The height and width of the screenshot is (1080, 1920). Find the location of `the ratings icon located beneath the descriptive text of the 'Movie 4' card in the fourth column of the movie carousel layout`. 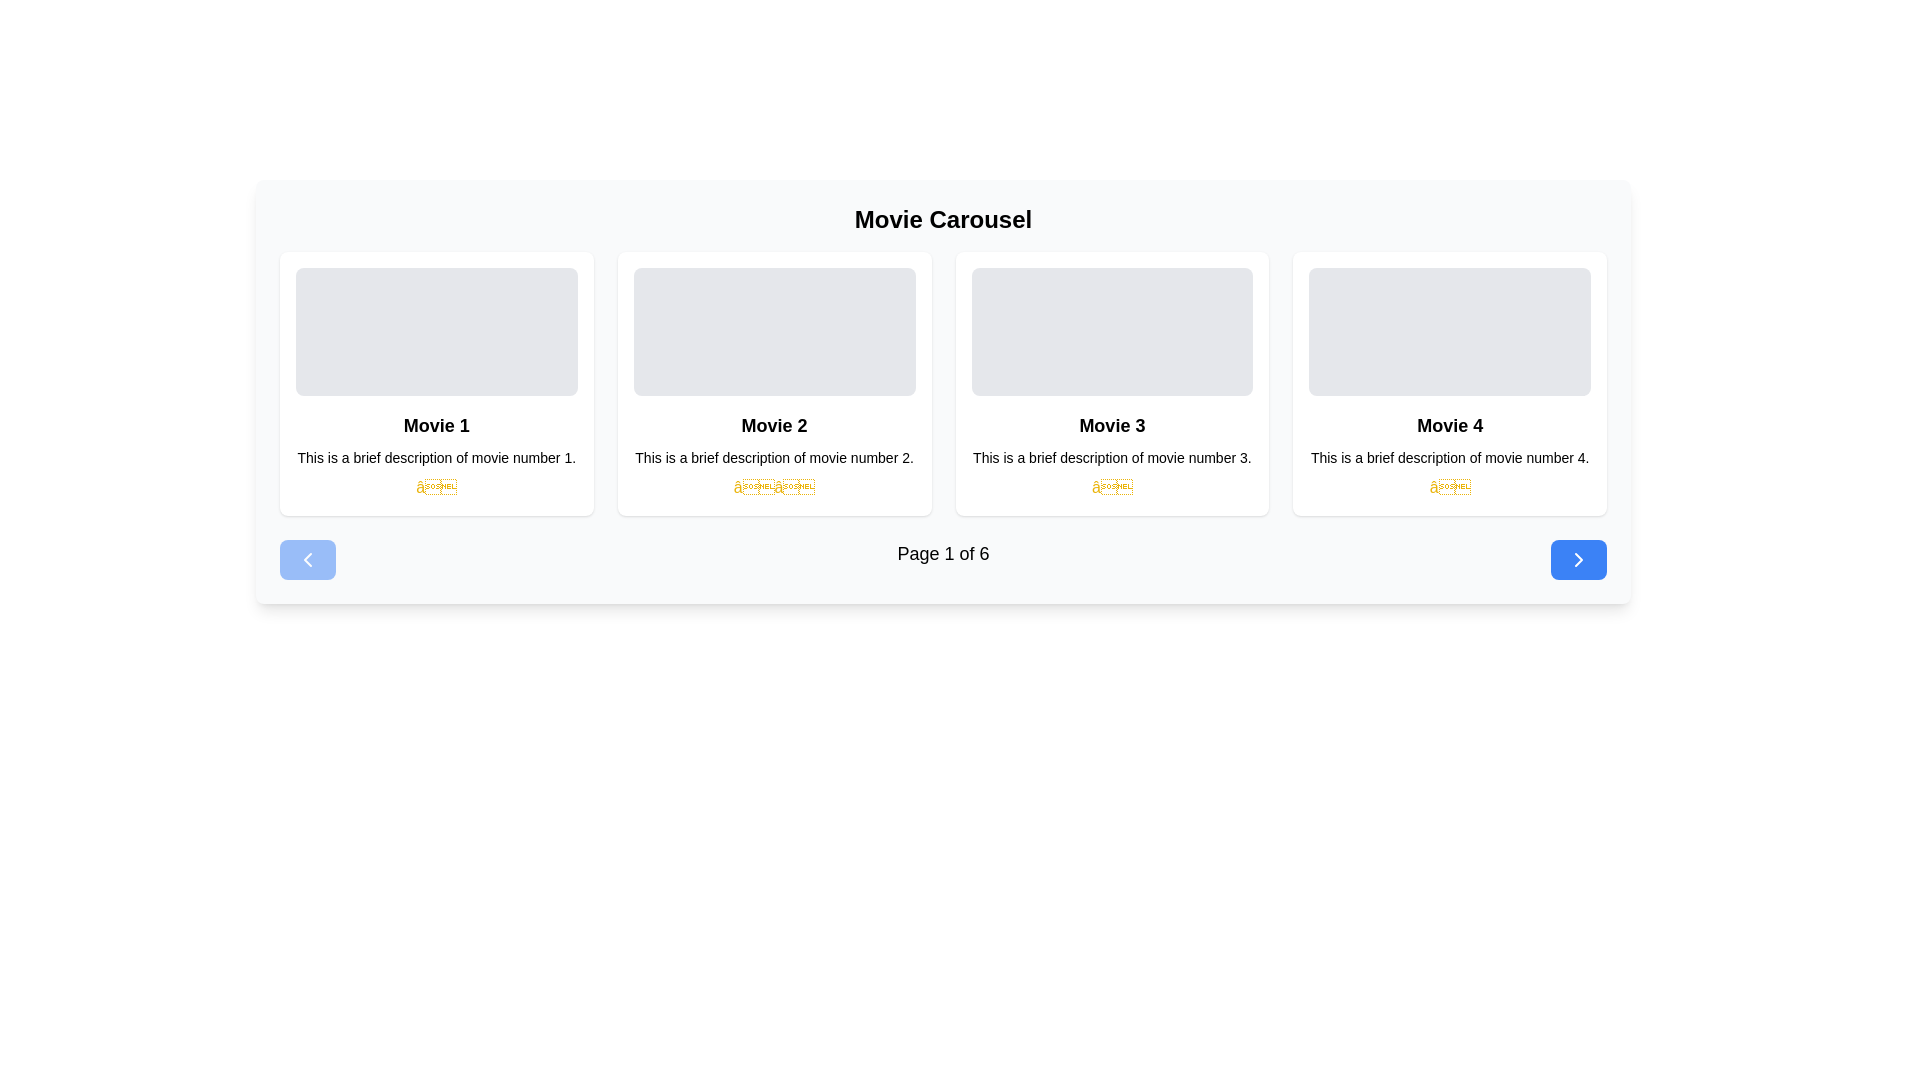

the ratings icon located beneath the descriptive text of the 'Movie 4' card in the fourth column of the movie carousel layout is located at coordinates (1450, 488).